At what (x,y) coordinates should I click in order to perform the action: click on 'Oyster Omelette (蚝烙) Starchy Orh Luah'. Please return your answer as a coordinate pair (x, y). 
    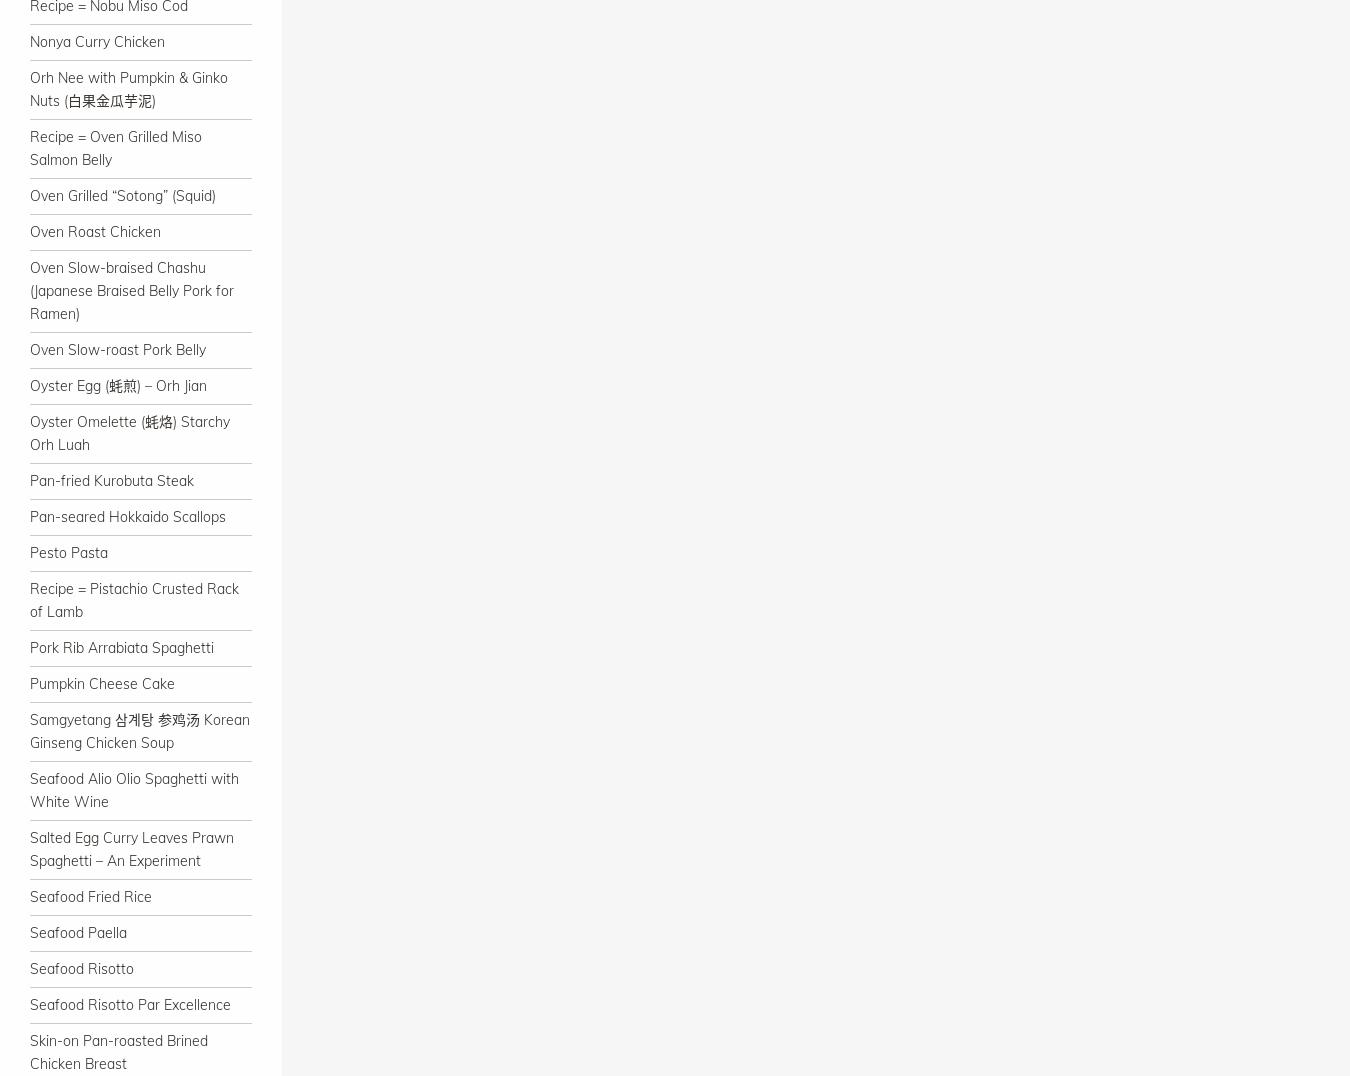
    Looking at the image, I should click on (130, 433).